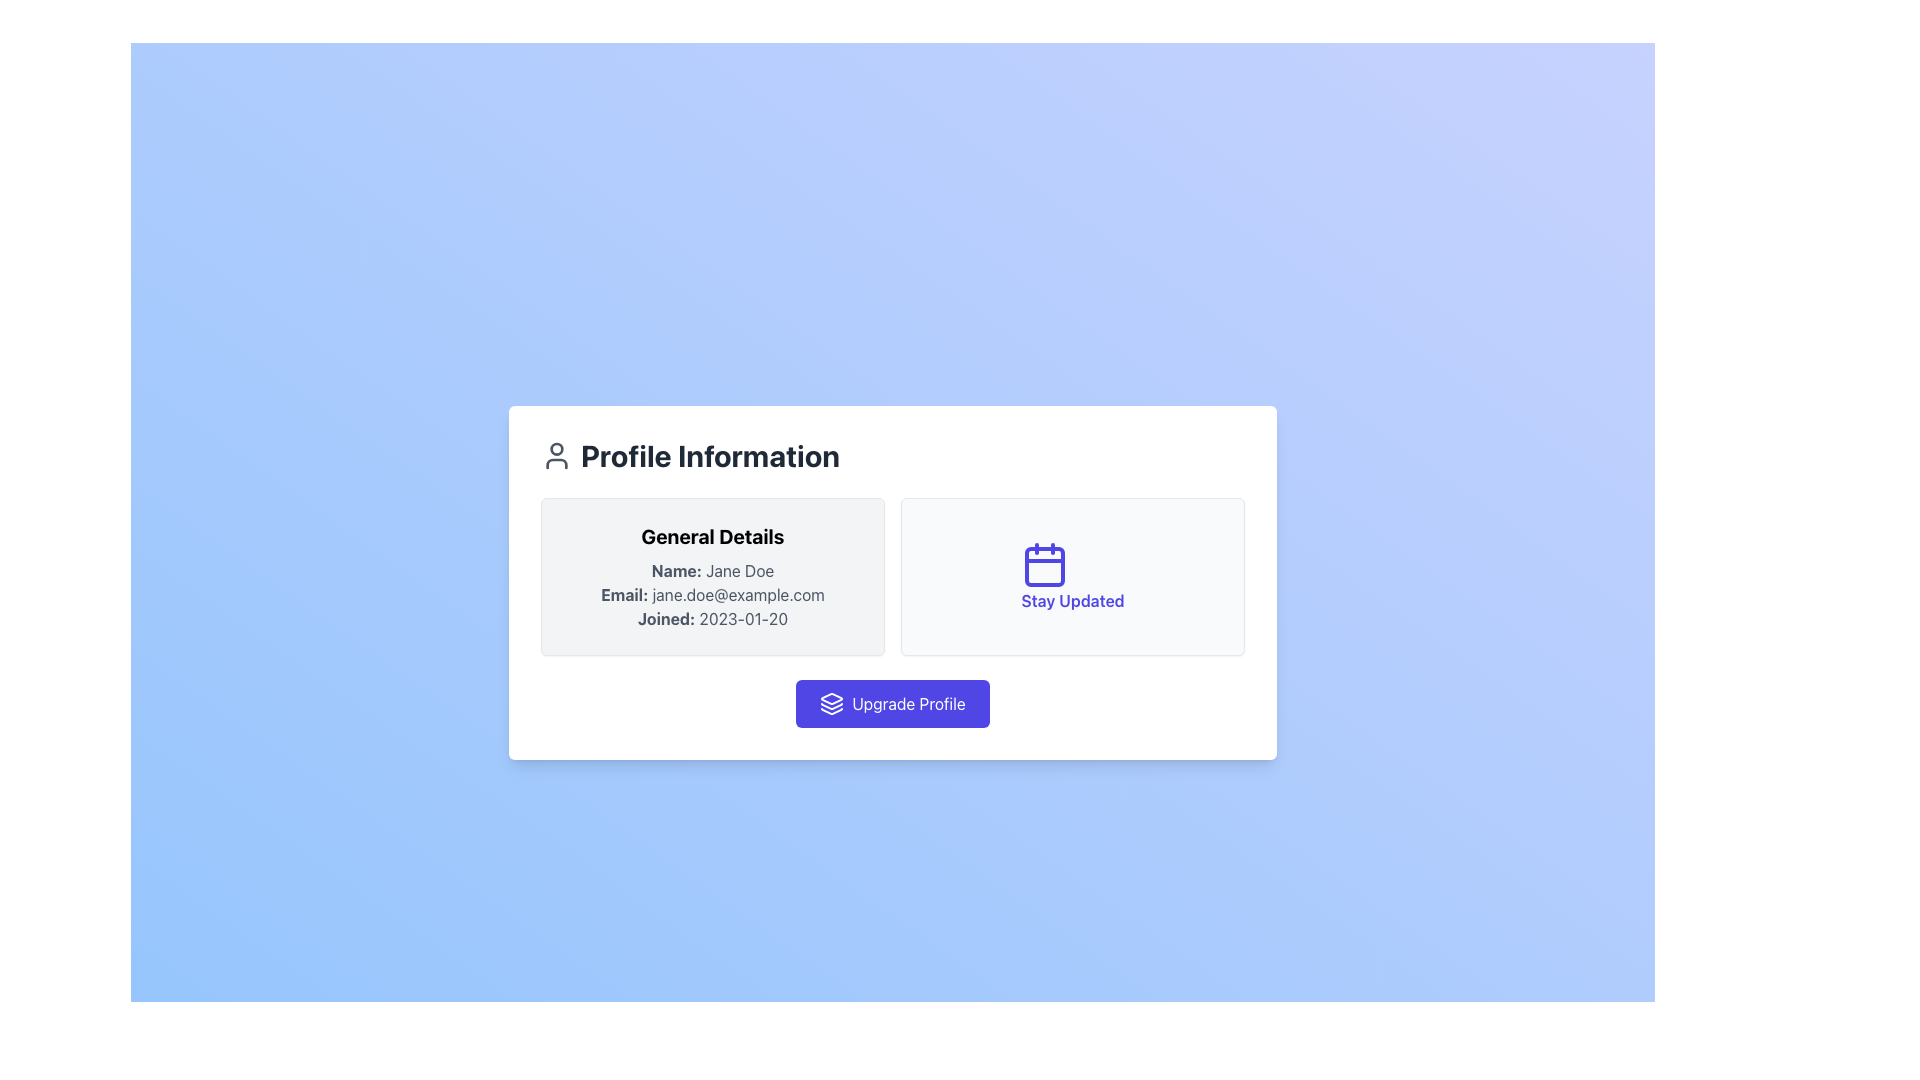 The image size is (1920, 1080). I want to click on the Text label that serves as a title or descriptor for the associated card content, located within the 'Profile Information' section, directly beneath the calendar icon, so click(1072, 600).